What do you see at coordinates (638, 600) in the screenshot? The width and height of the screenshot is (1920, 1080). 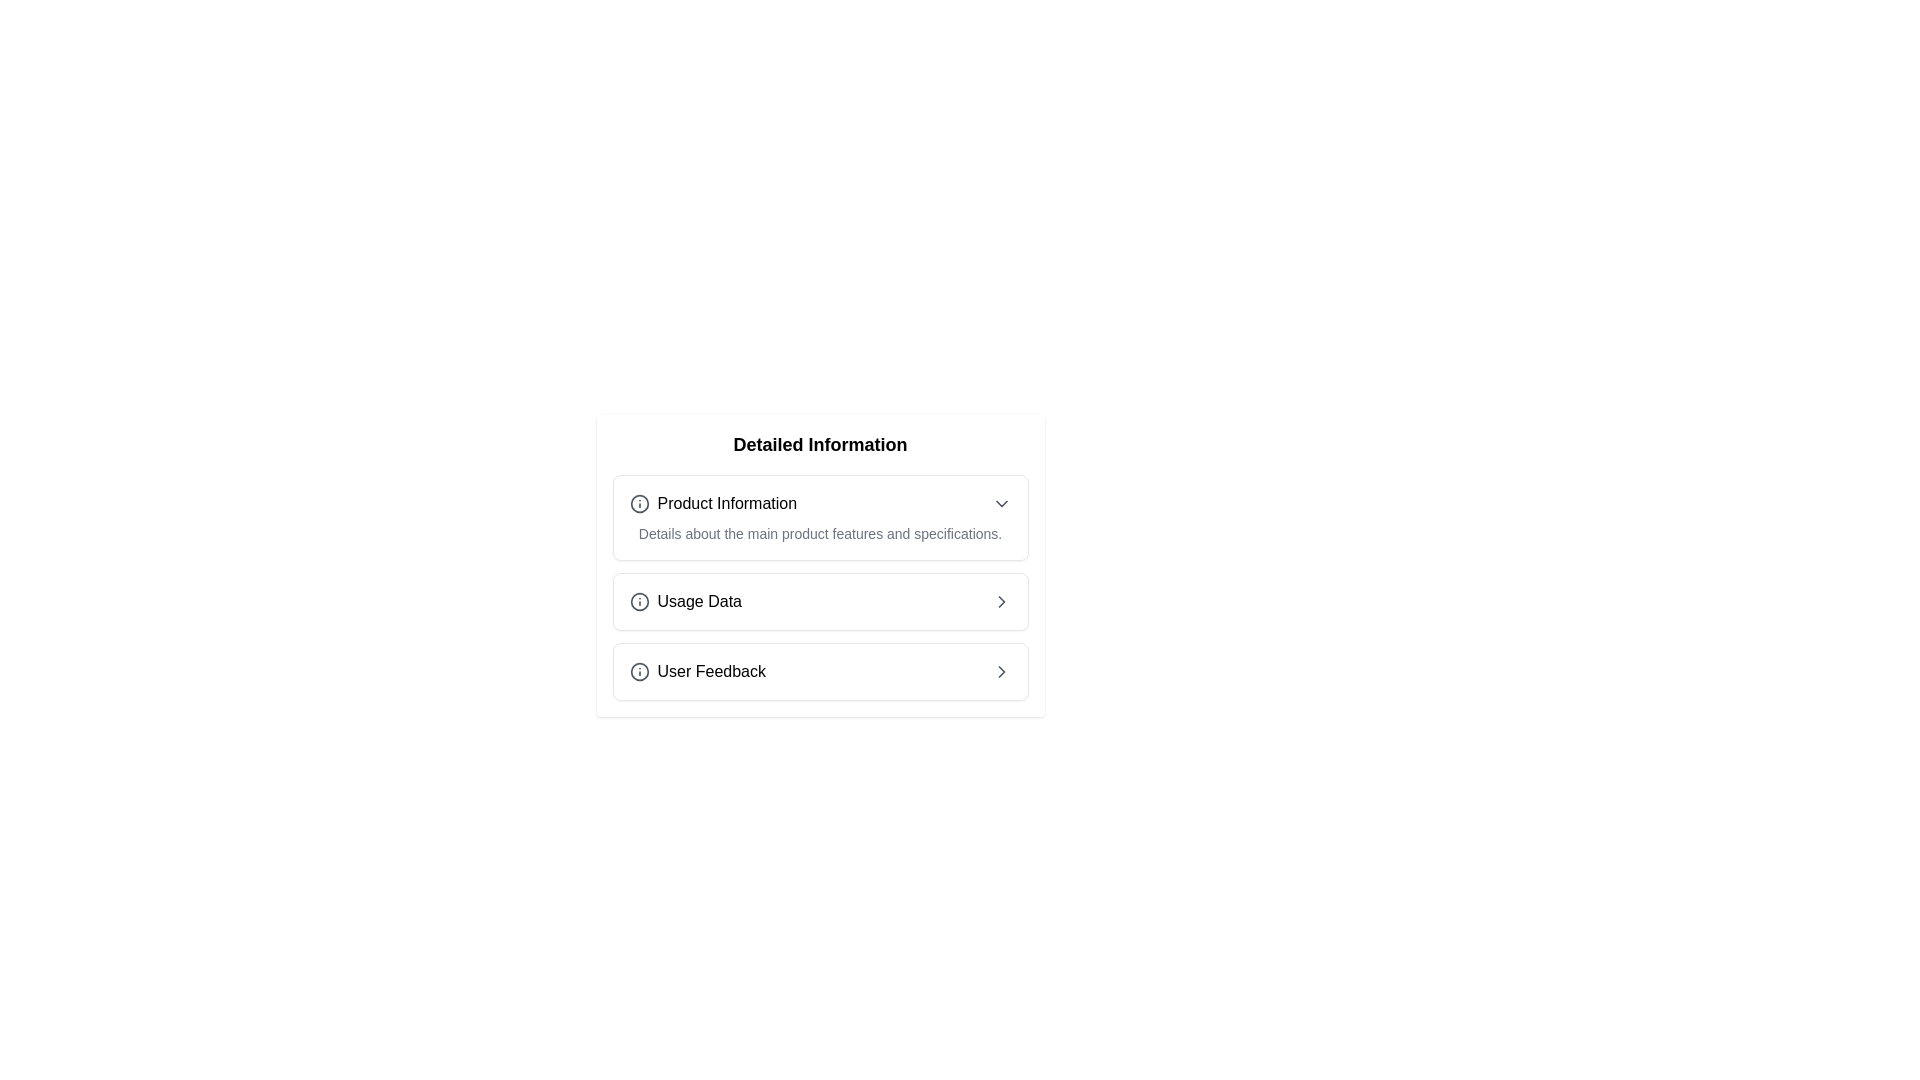 I see `the SVG graphical element (circle) that represents an information icon, positioned to the left of the 'Product Information' text` at bounding box center [638, 600].